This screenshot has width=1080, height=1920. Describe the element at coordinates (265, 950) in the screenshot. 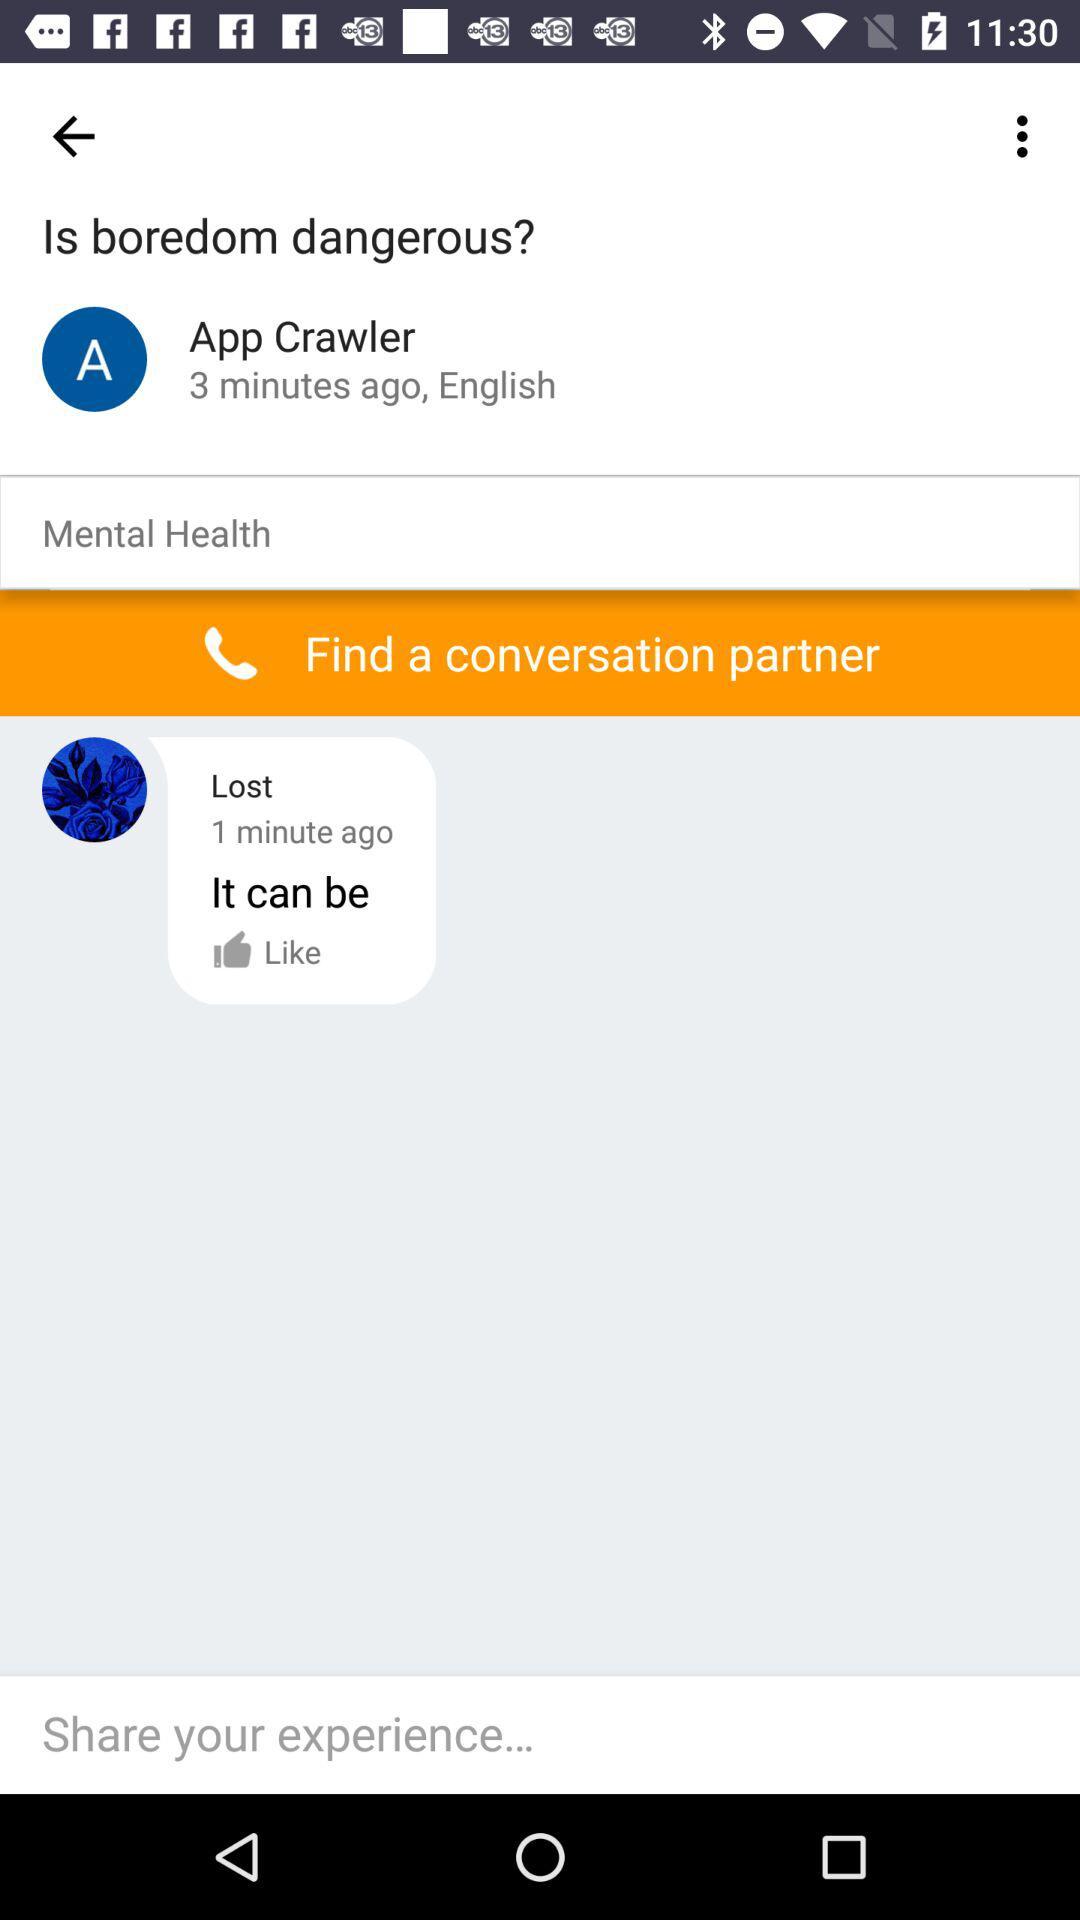

I see `the item below 1 minute ago` at that location.